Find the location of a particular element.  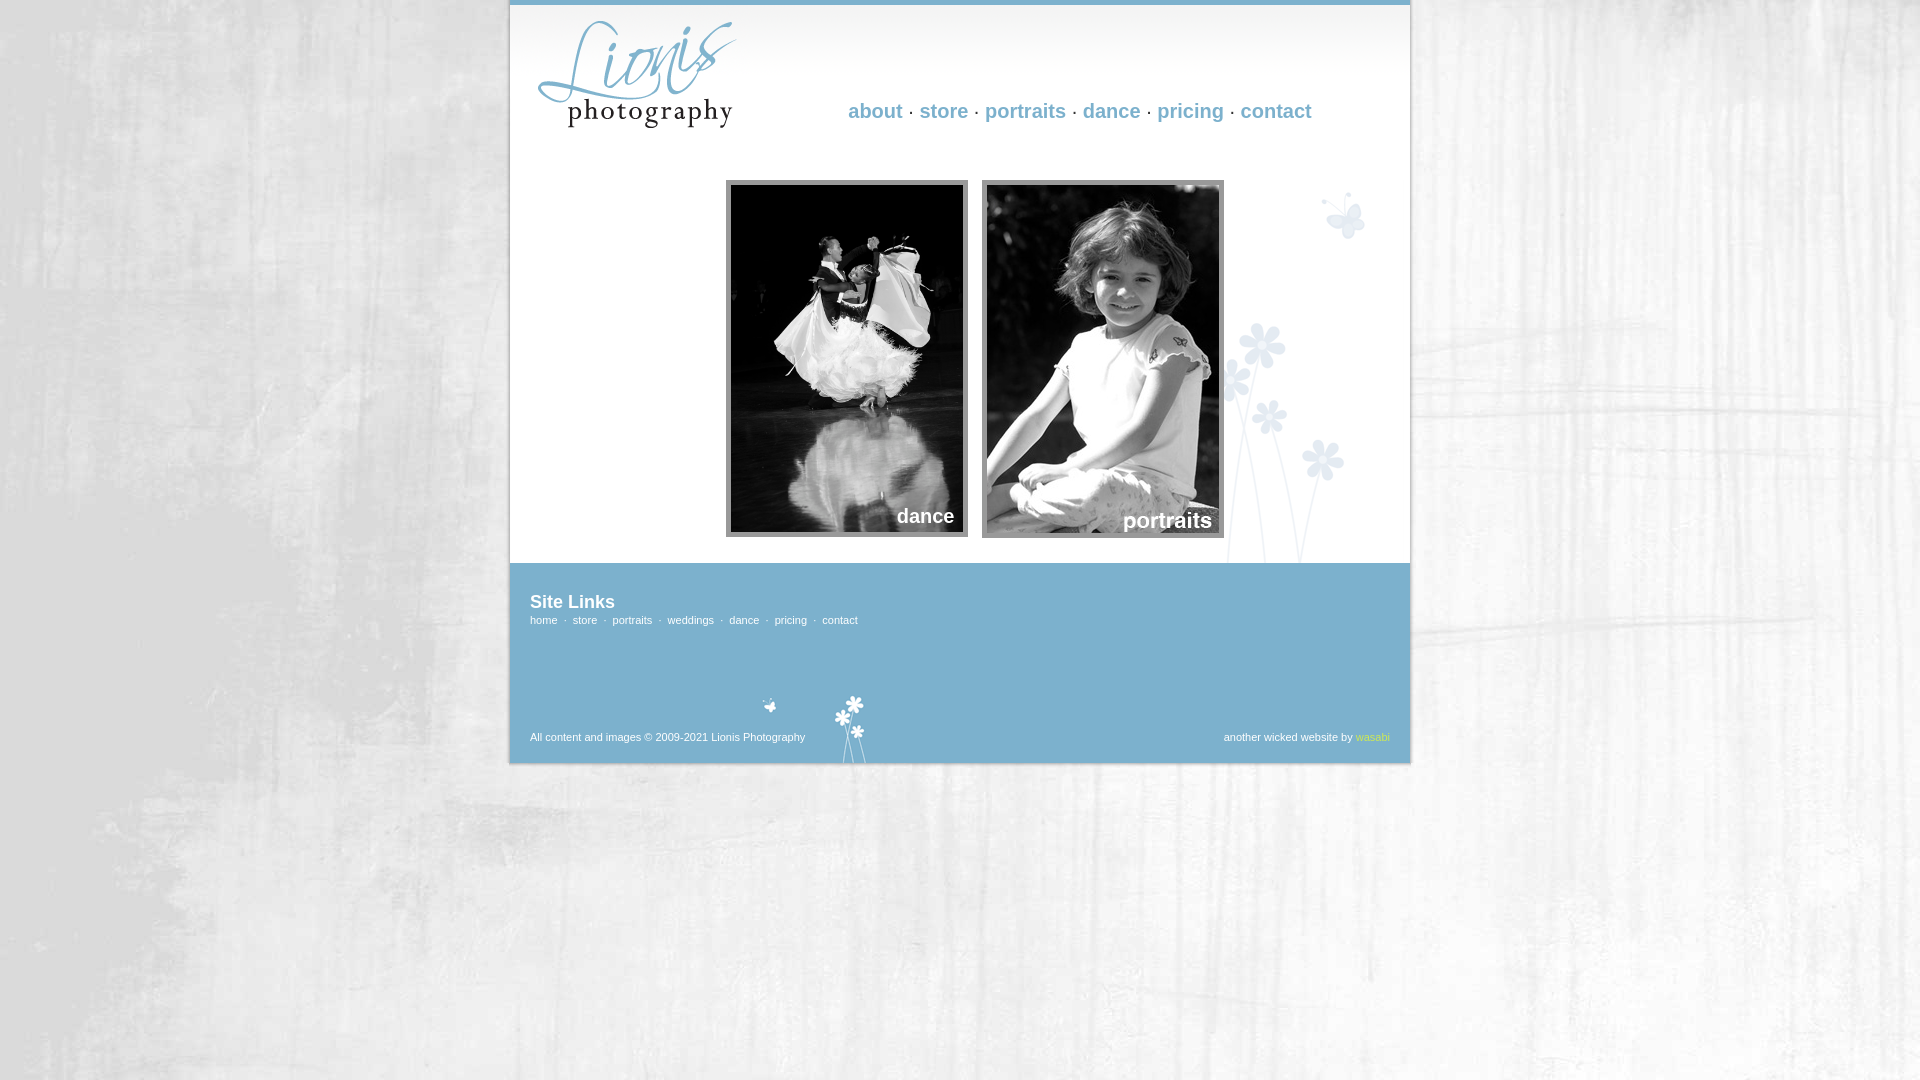

'pricing' is located at coordinates (790, 619).